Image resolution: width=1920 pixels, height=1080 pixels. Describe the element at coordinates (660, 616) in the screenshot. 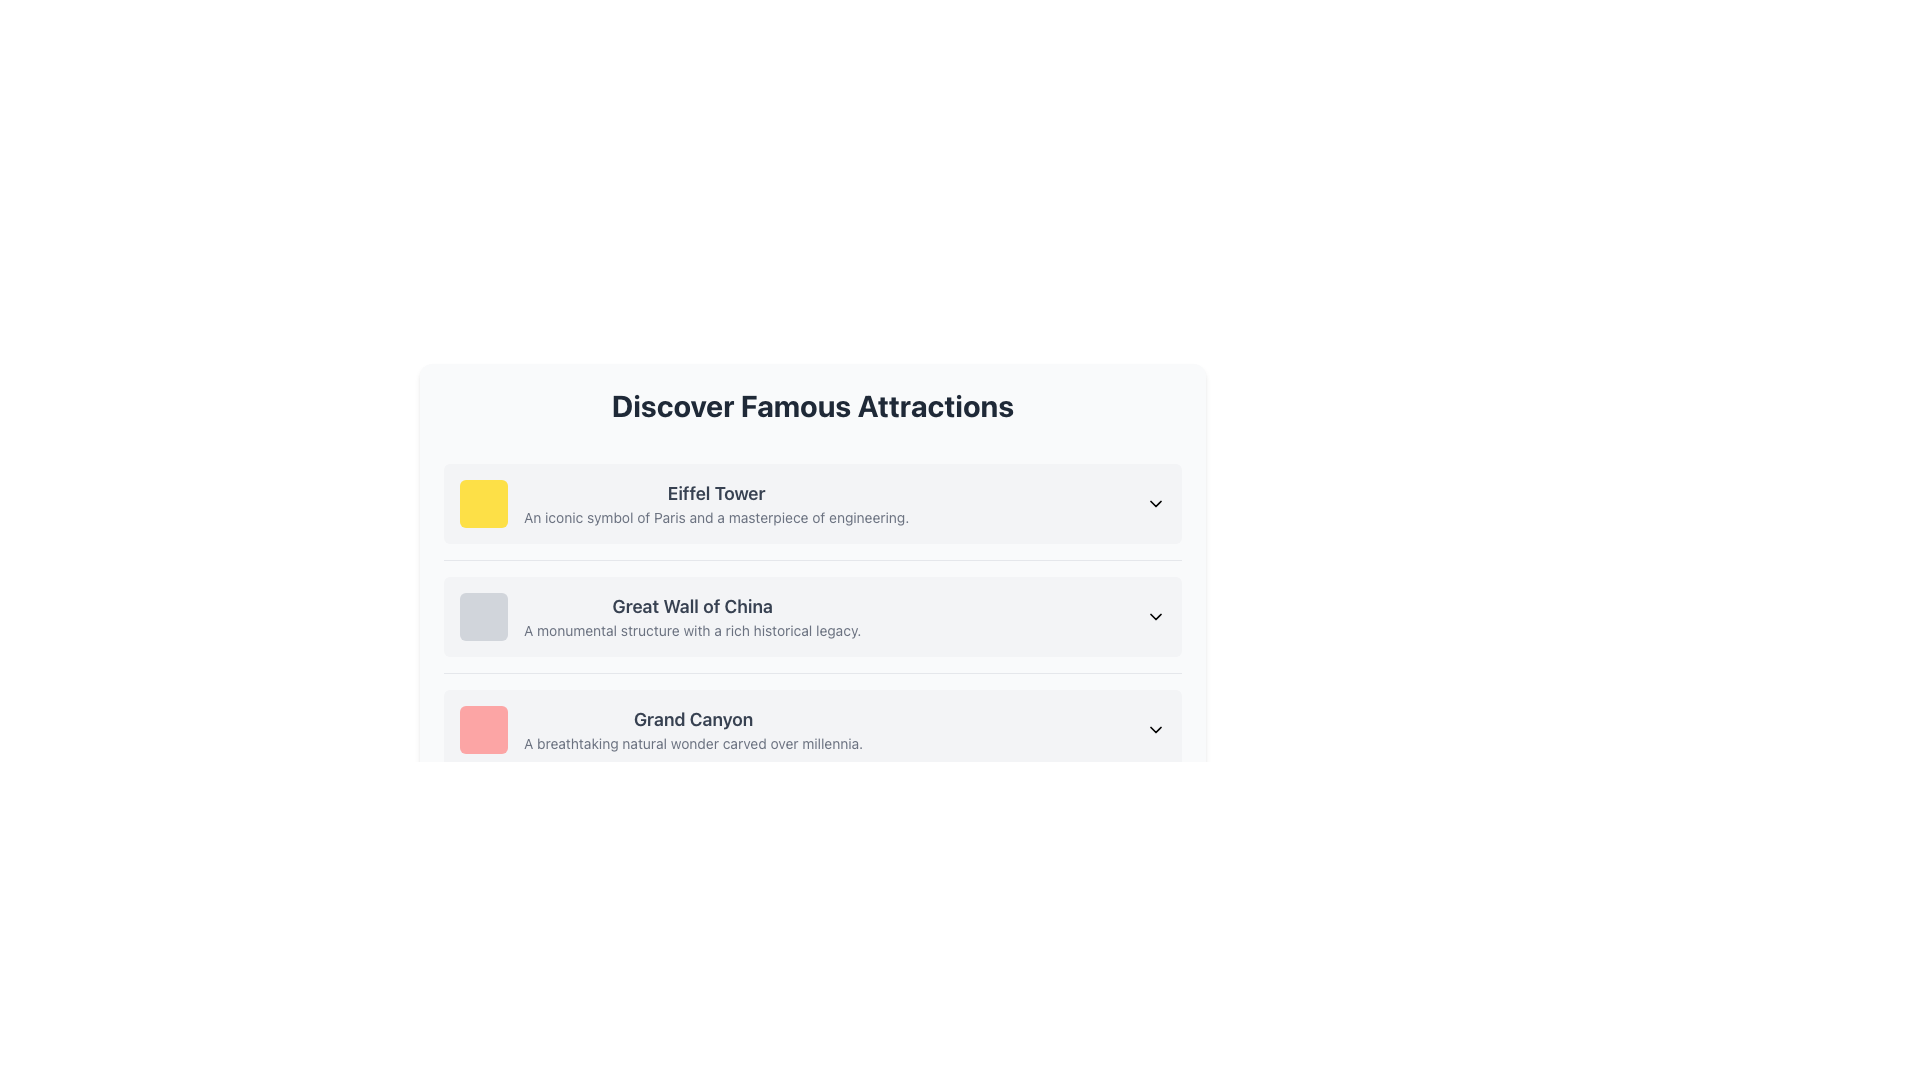

I see `the Text block displaying the title and subtitle about the Great Wall of China` at that location.